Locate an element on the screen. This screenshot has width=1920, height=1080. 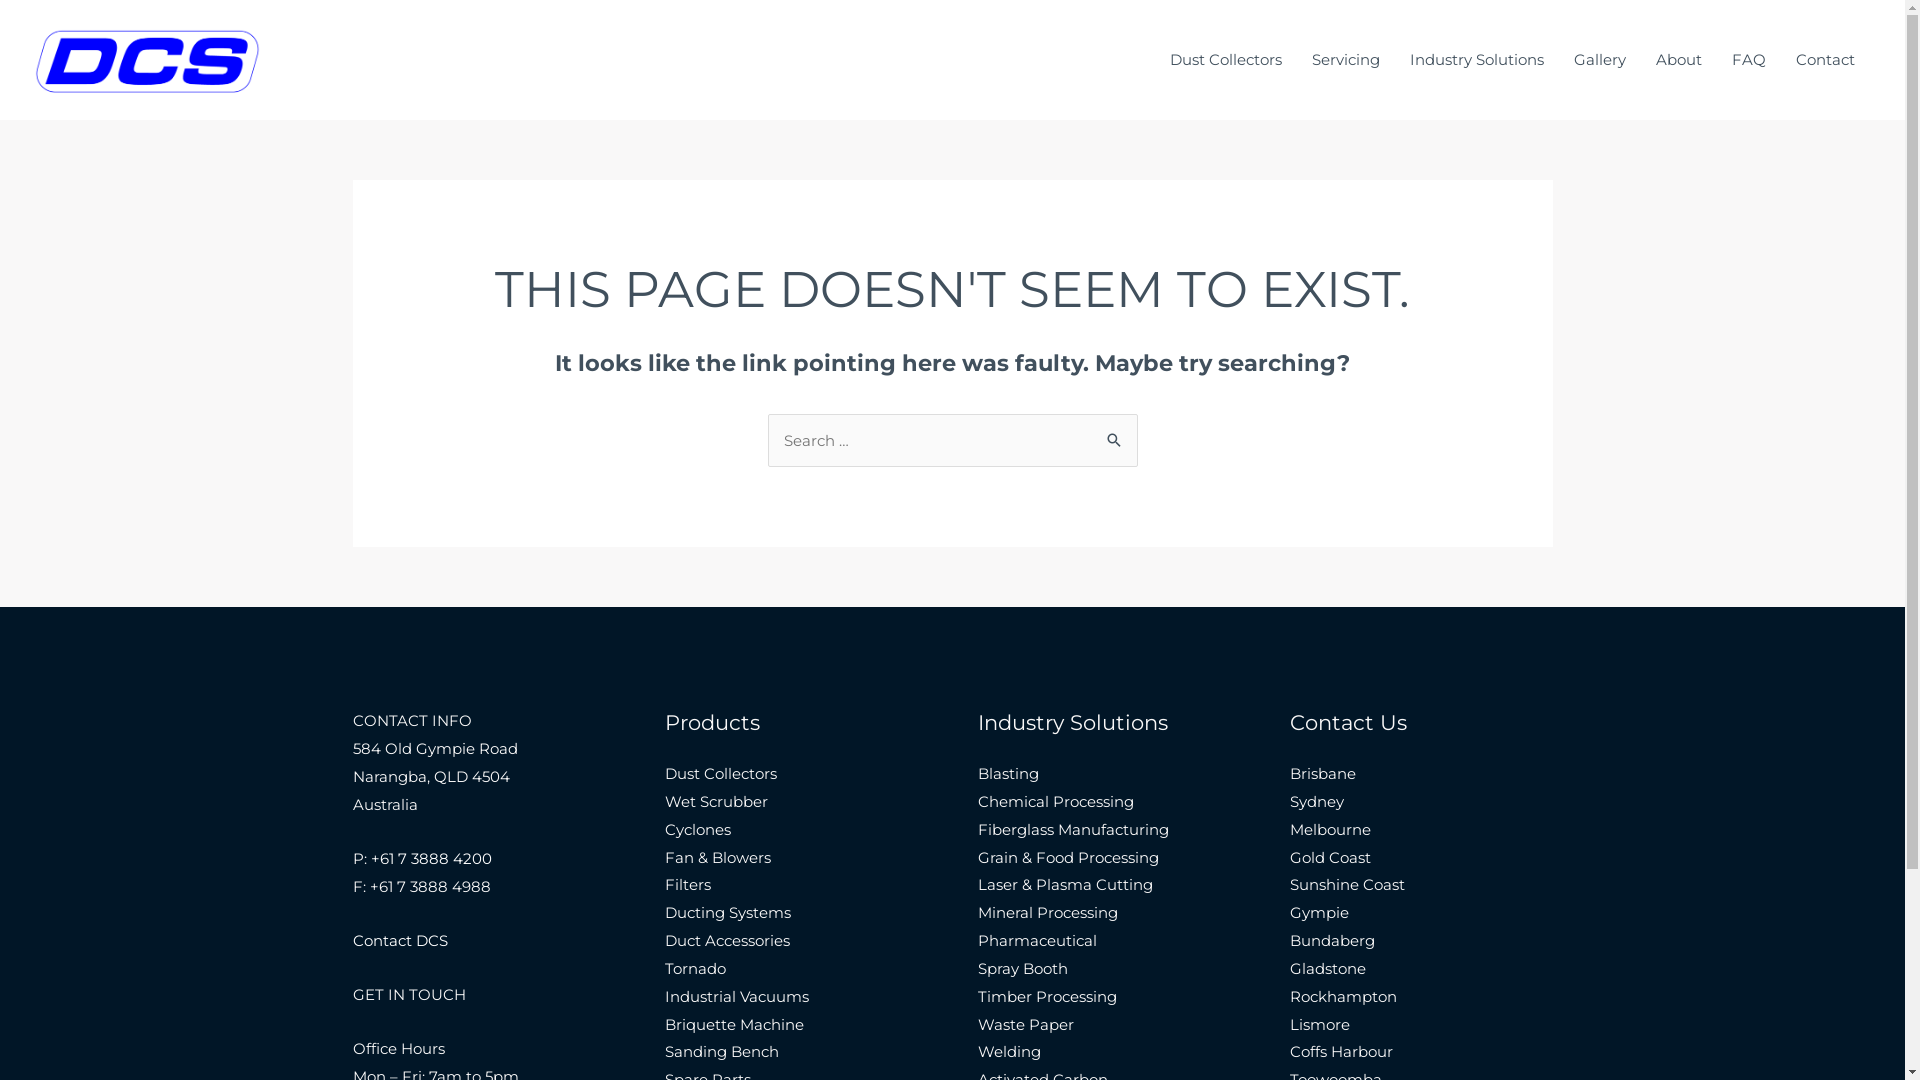
'Contact DCS' is located at coordinates (399, 940).